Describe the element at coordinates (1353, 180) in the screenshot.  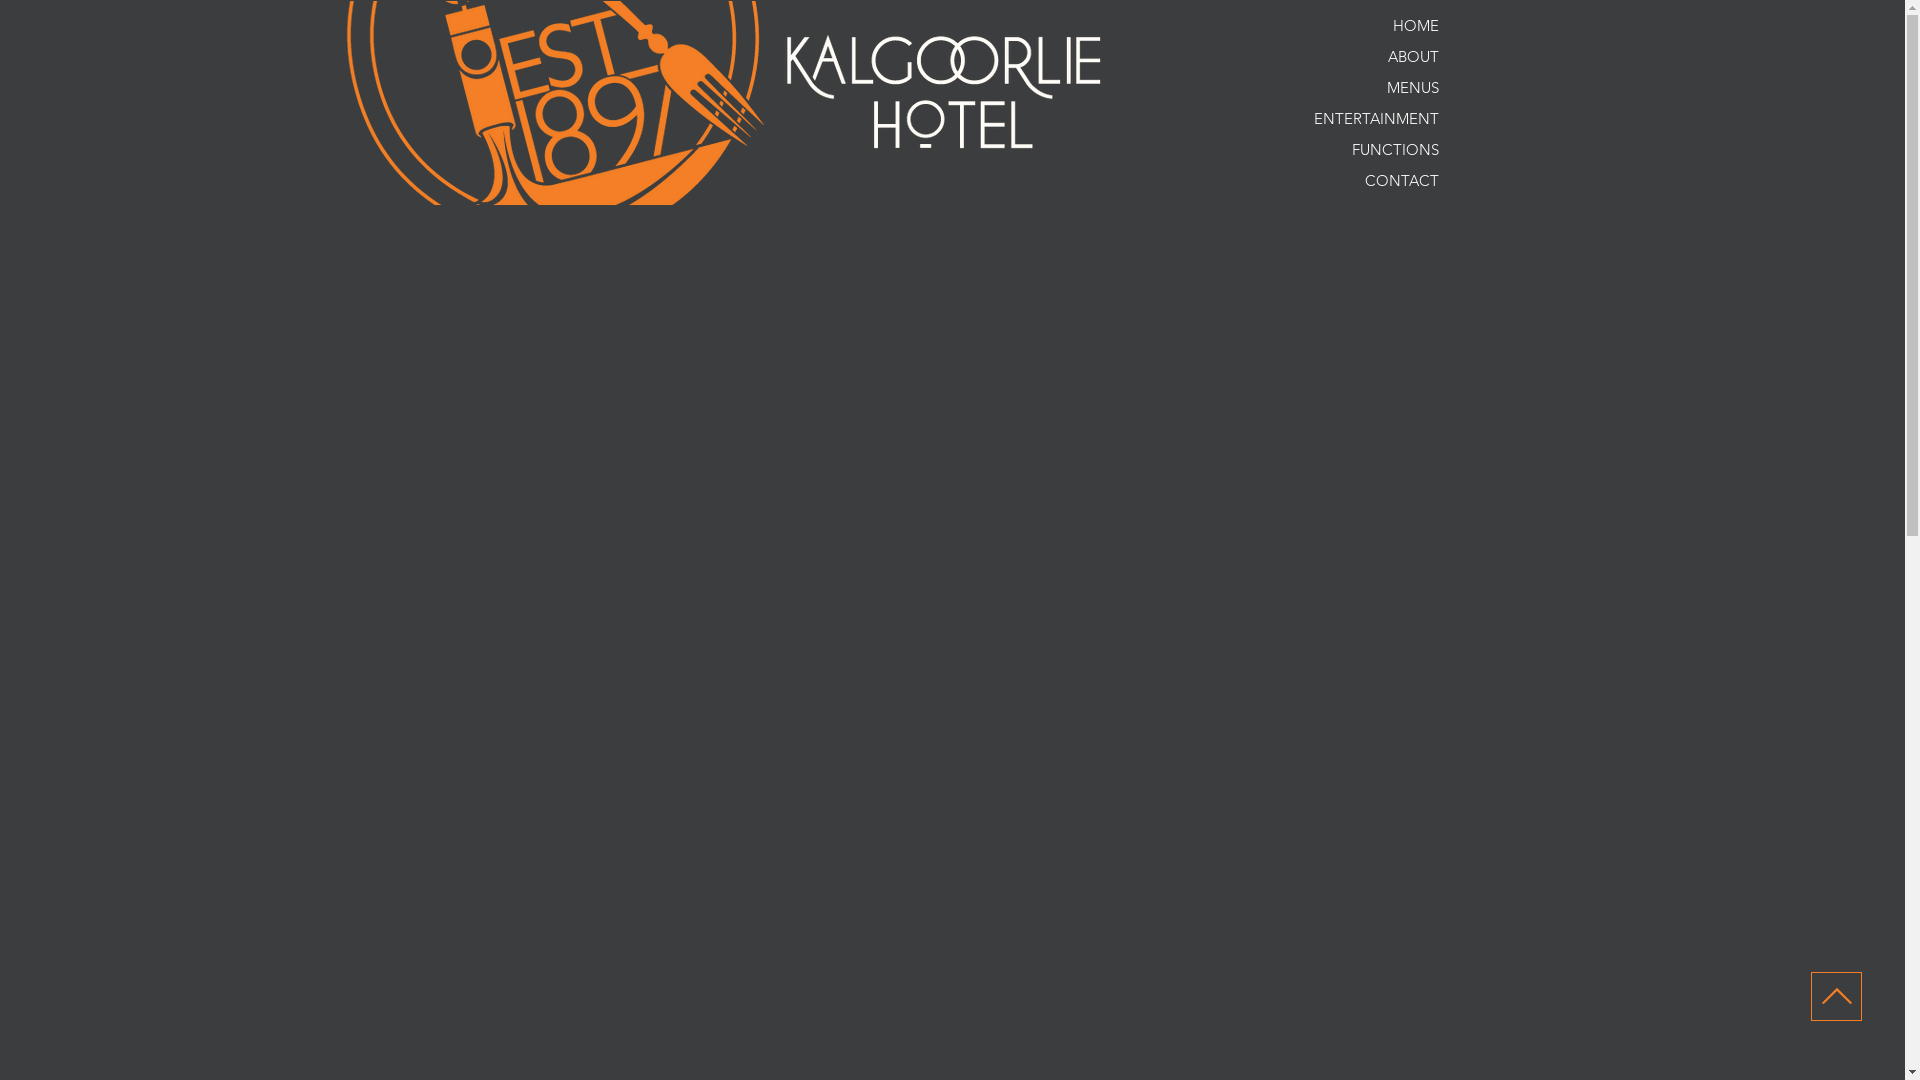
I see `'CONTACT'` at that location.